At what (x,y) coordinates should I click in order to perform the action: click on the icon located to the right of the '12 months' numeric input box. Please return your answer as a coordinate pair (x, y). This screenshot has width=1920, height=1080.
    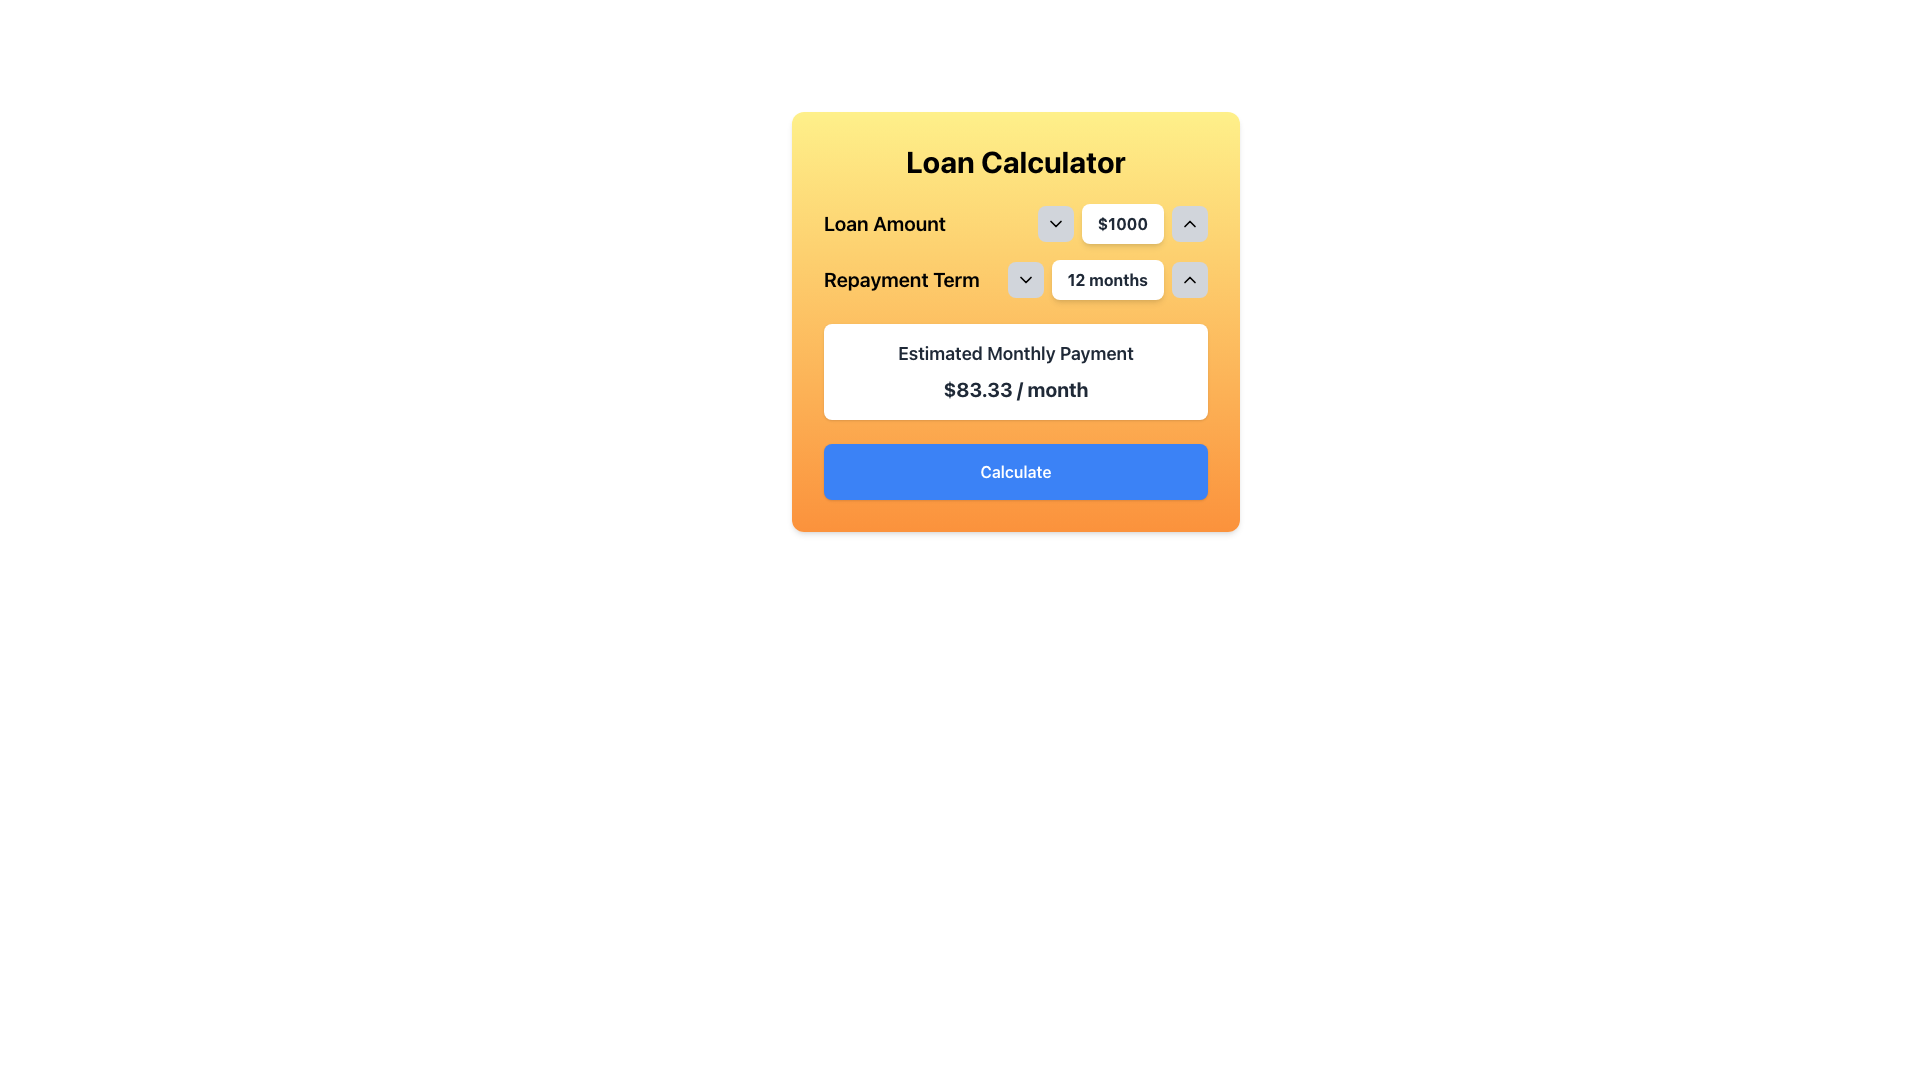
    Looking at the image, I should click on (1025, 280).